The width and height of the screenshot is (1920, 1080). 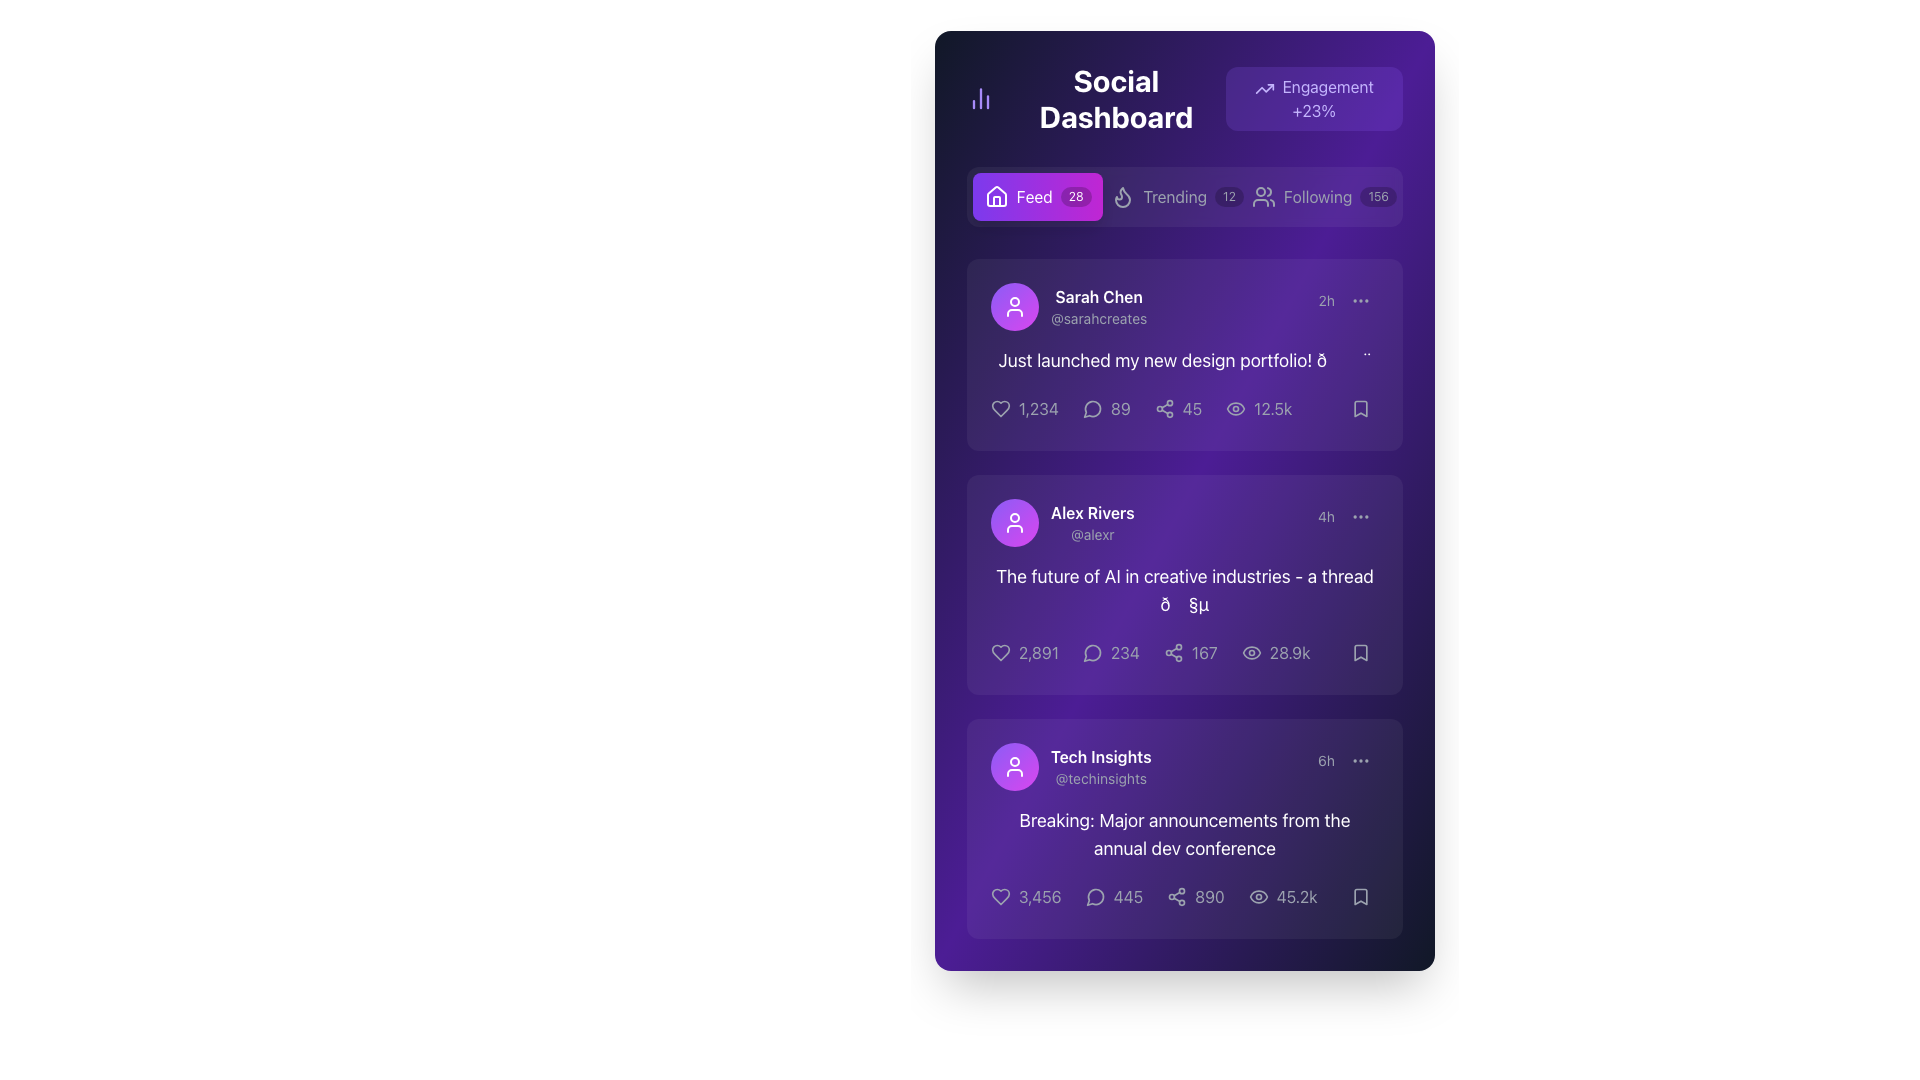 I want to click on the like button, which is the first interactive item in the interaction bar under the post by 'Sarah Chen', featuring a heart icon and the text '1,234', so click(x=1023, y=407).